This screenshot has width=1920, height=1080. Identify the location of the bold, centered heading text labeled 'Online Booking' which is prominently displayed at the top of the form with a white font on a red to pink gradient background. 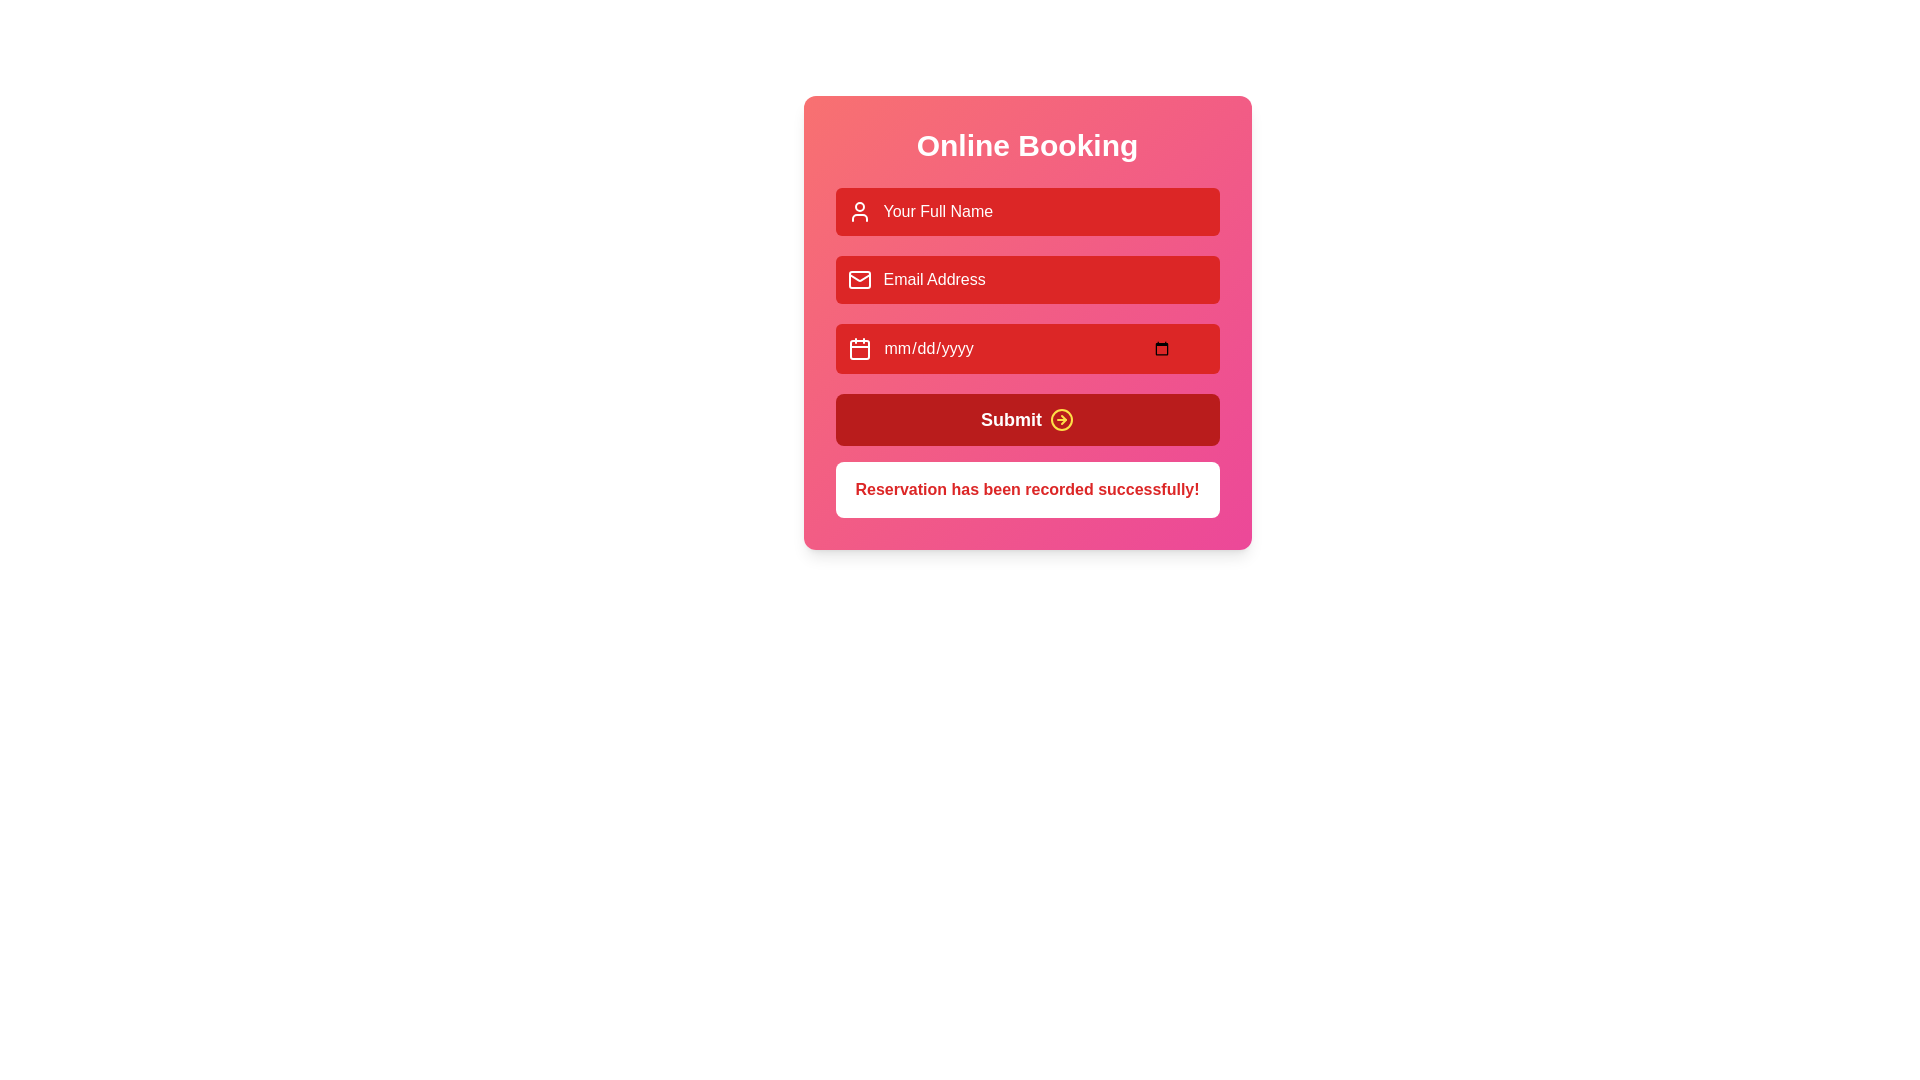
(1027, 145).